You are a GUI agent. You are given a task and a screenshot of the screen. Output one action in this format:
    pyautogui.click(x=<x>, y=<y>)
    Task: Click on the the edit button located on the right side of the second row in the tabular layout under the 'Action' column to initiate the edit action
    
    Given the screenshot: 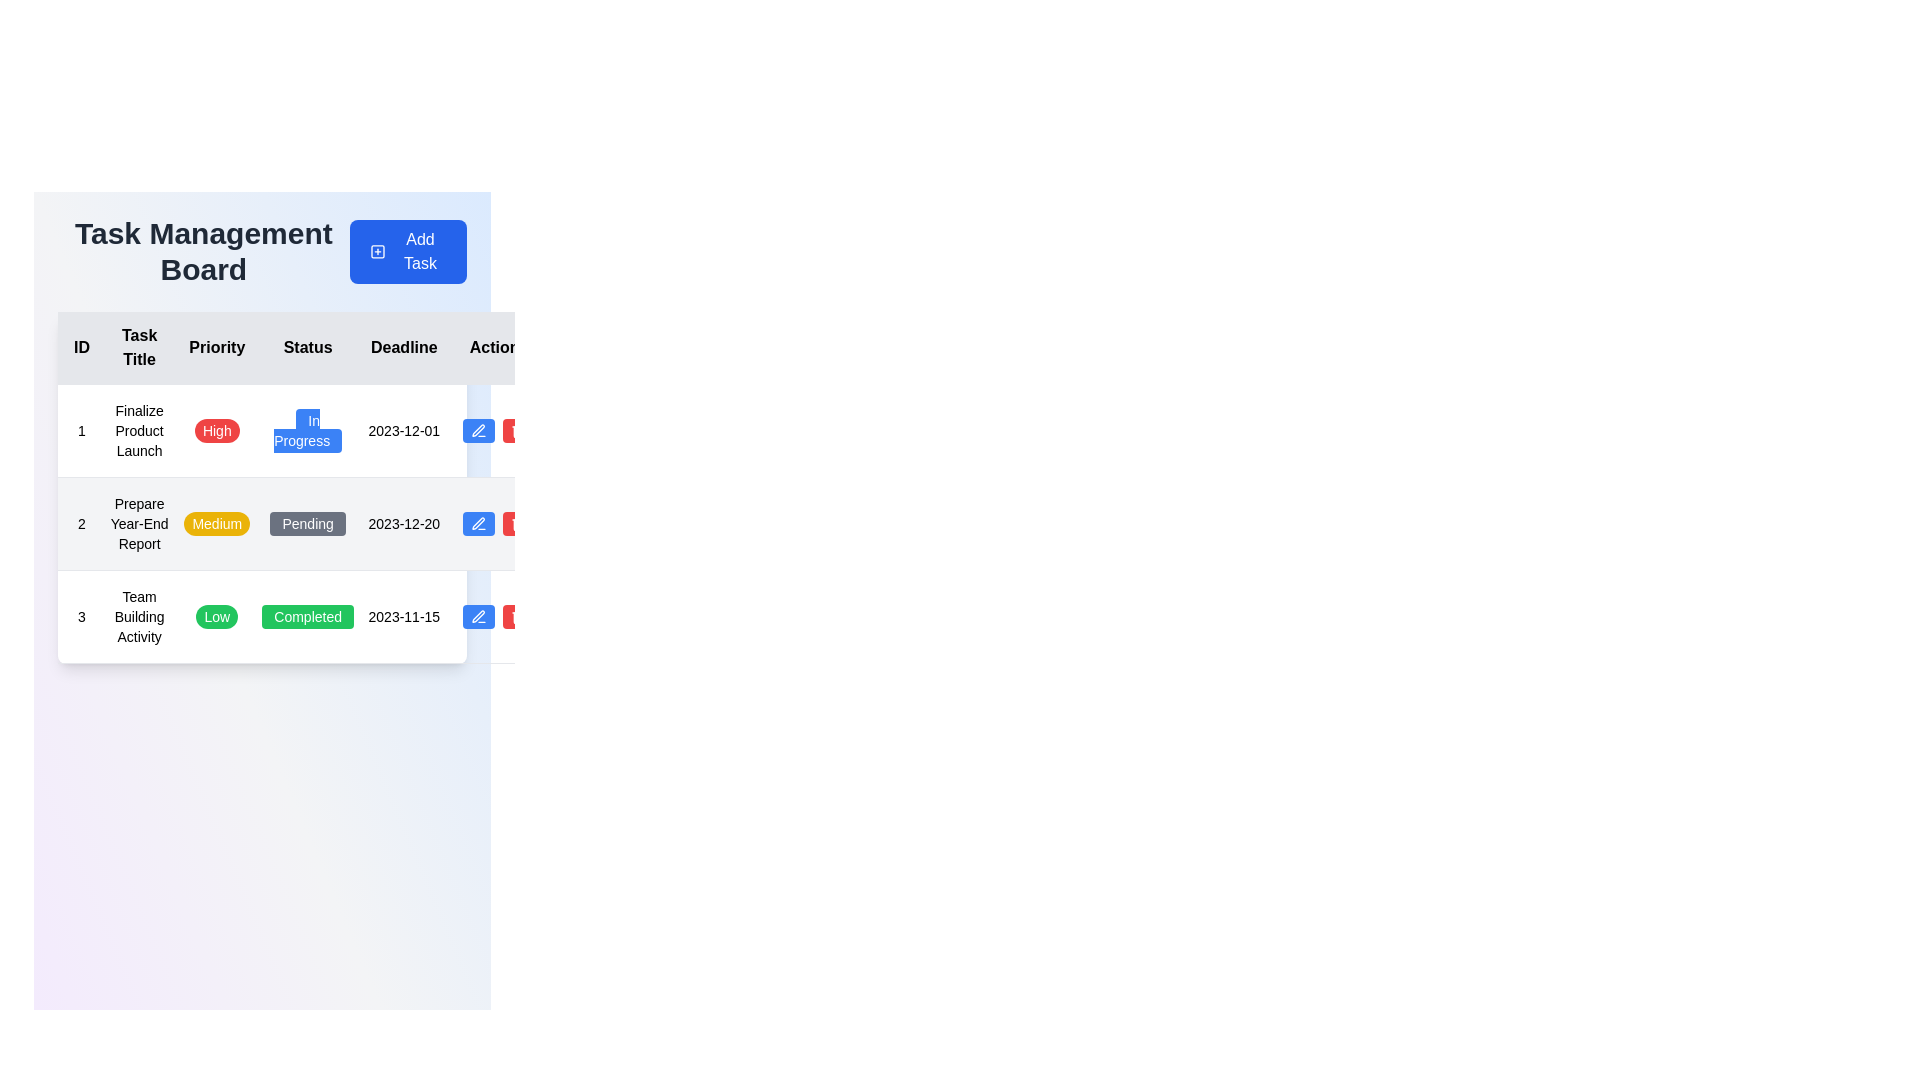 What is the action you would take?
    pyautogui.click(x=478, y=523)
    